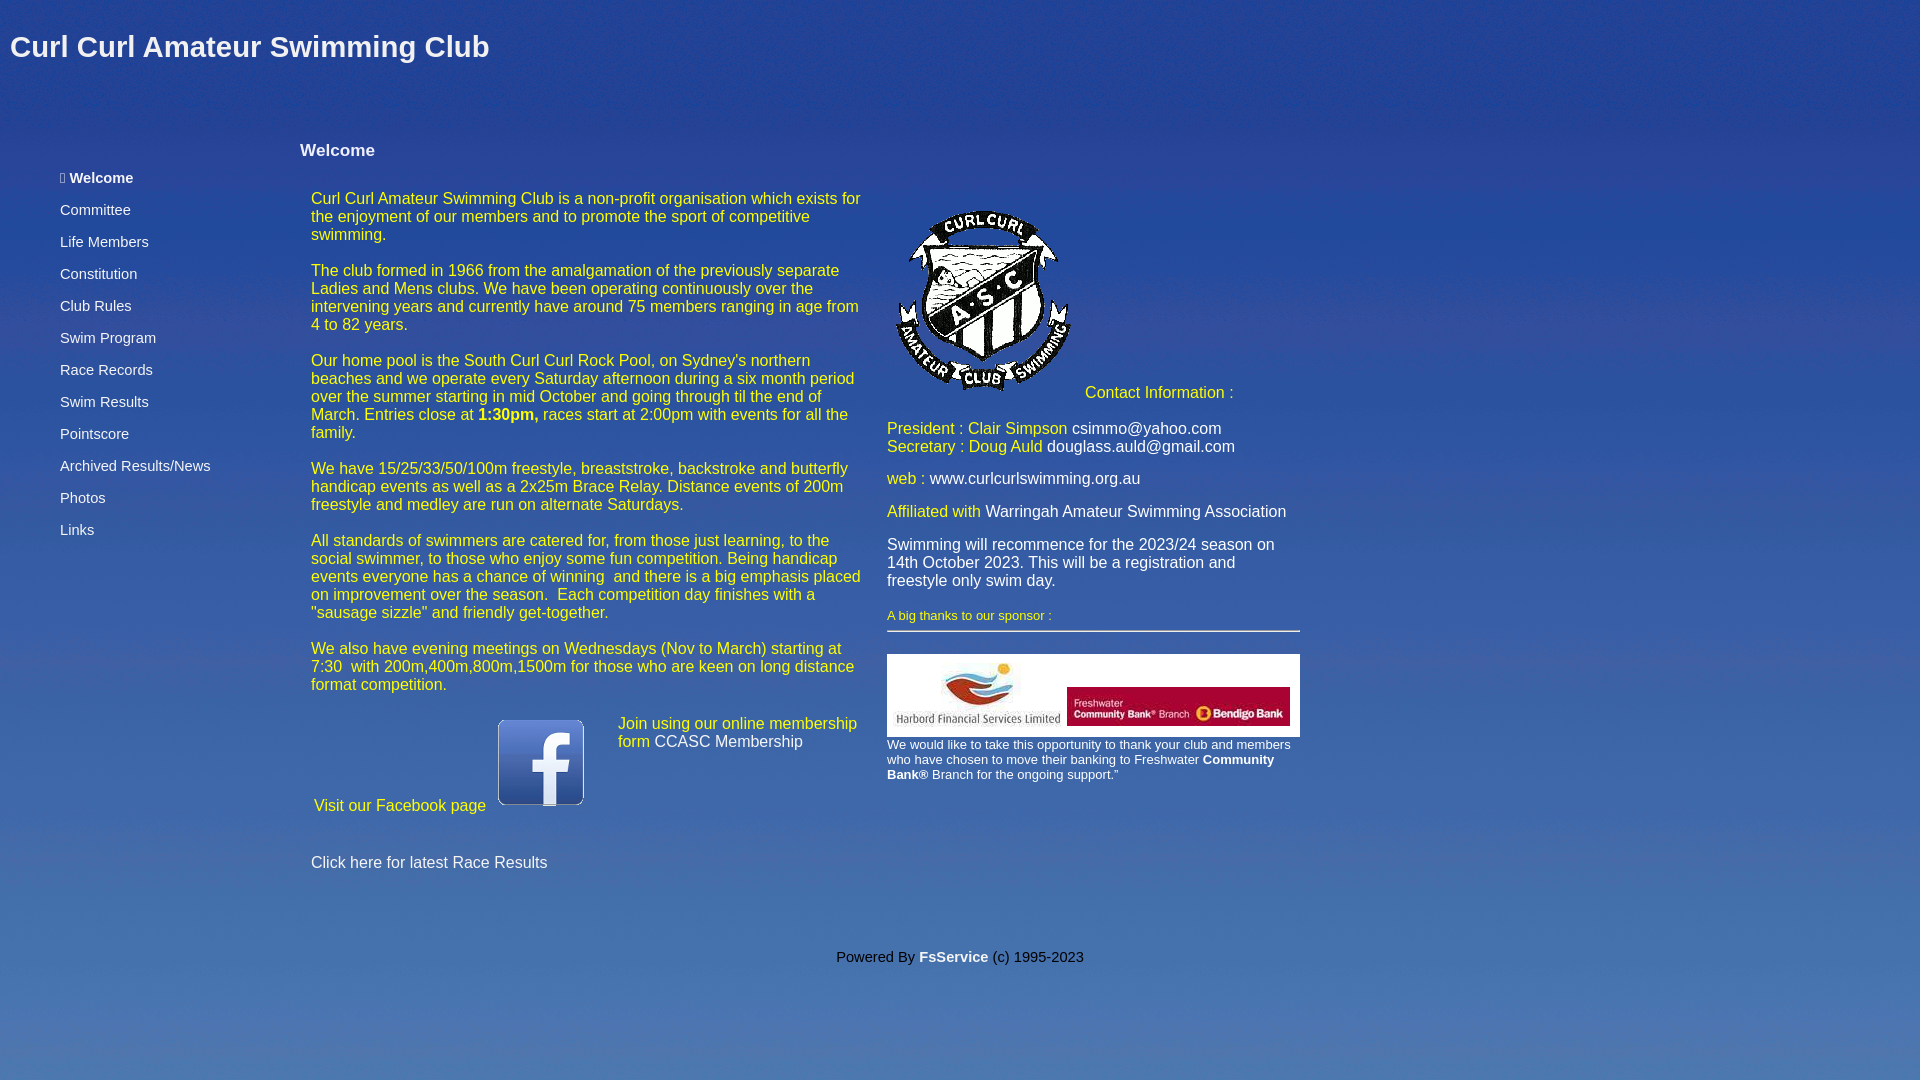  What do you see at coordinates (95, 305) in the screenshot?
I see `'Club Rules'` at bounding box center [95, 305].